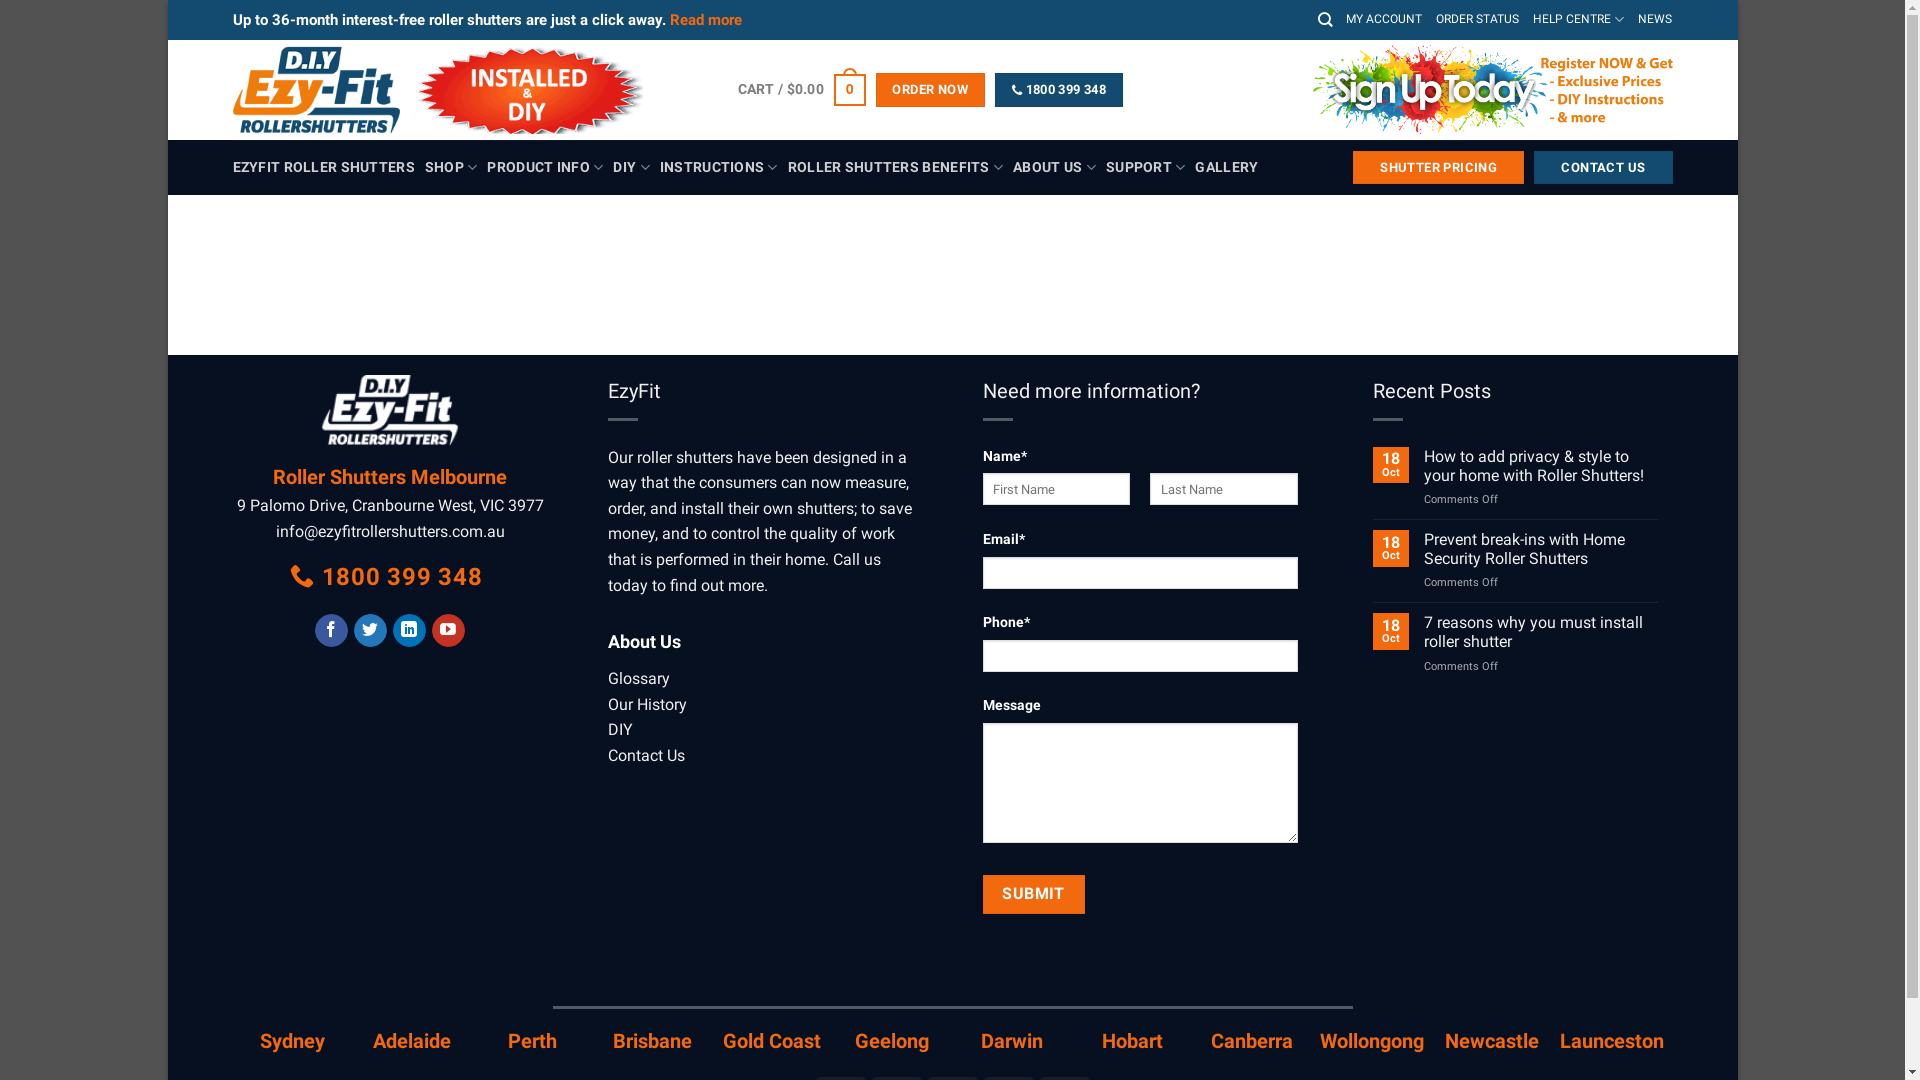 The image size is (1920, 1080). I want to click on 'Brisbane', so click(652, 1040).